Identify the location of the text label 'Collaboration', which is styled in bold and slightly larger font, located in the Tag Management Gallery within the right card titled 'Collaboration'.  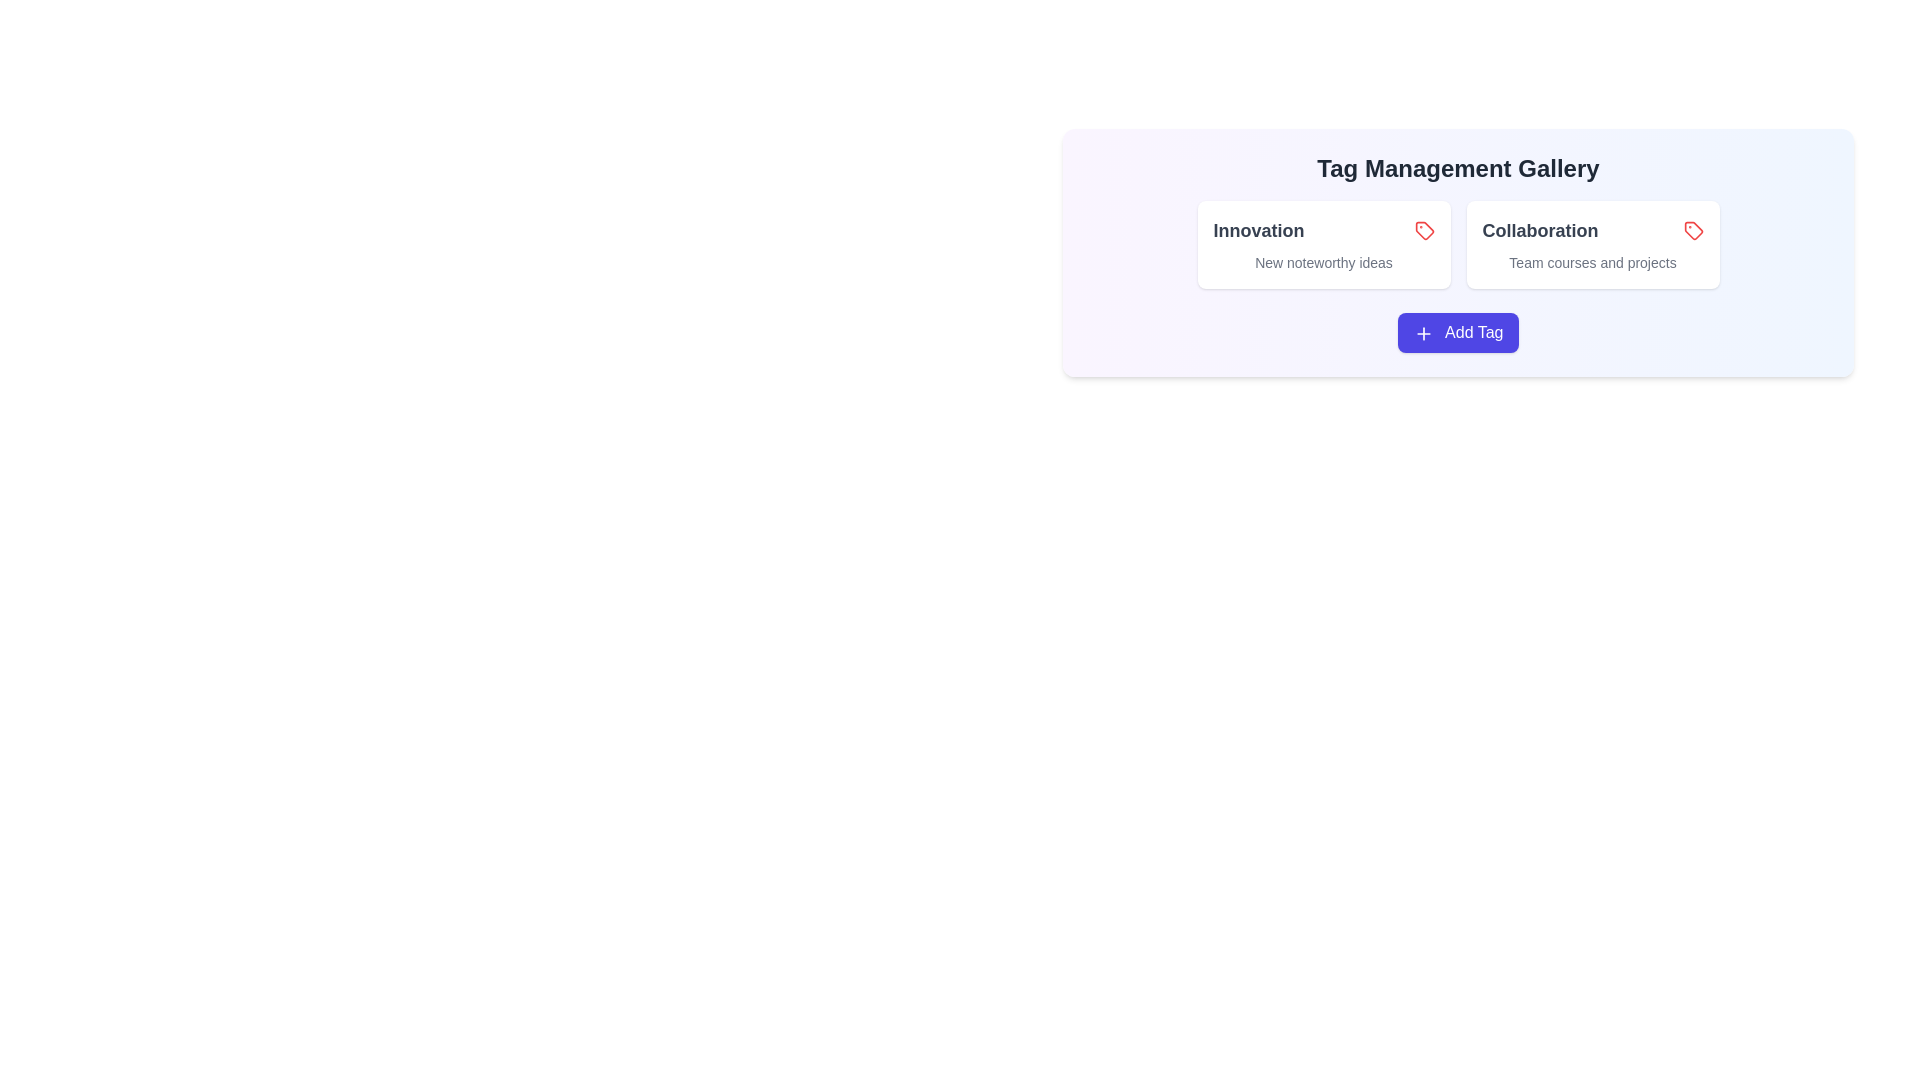
(1592, 230).